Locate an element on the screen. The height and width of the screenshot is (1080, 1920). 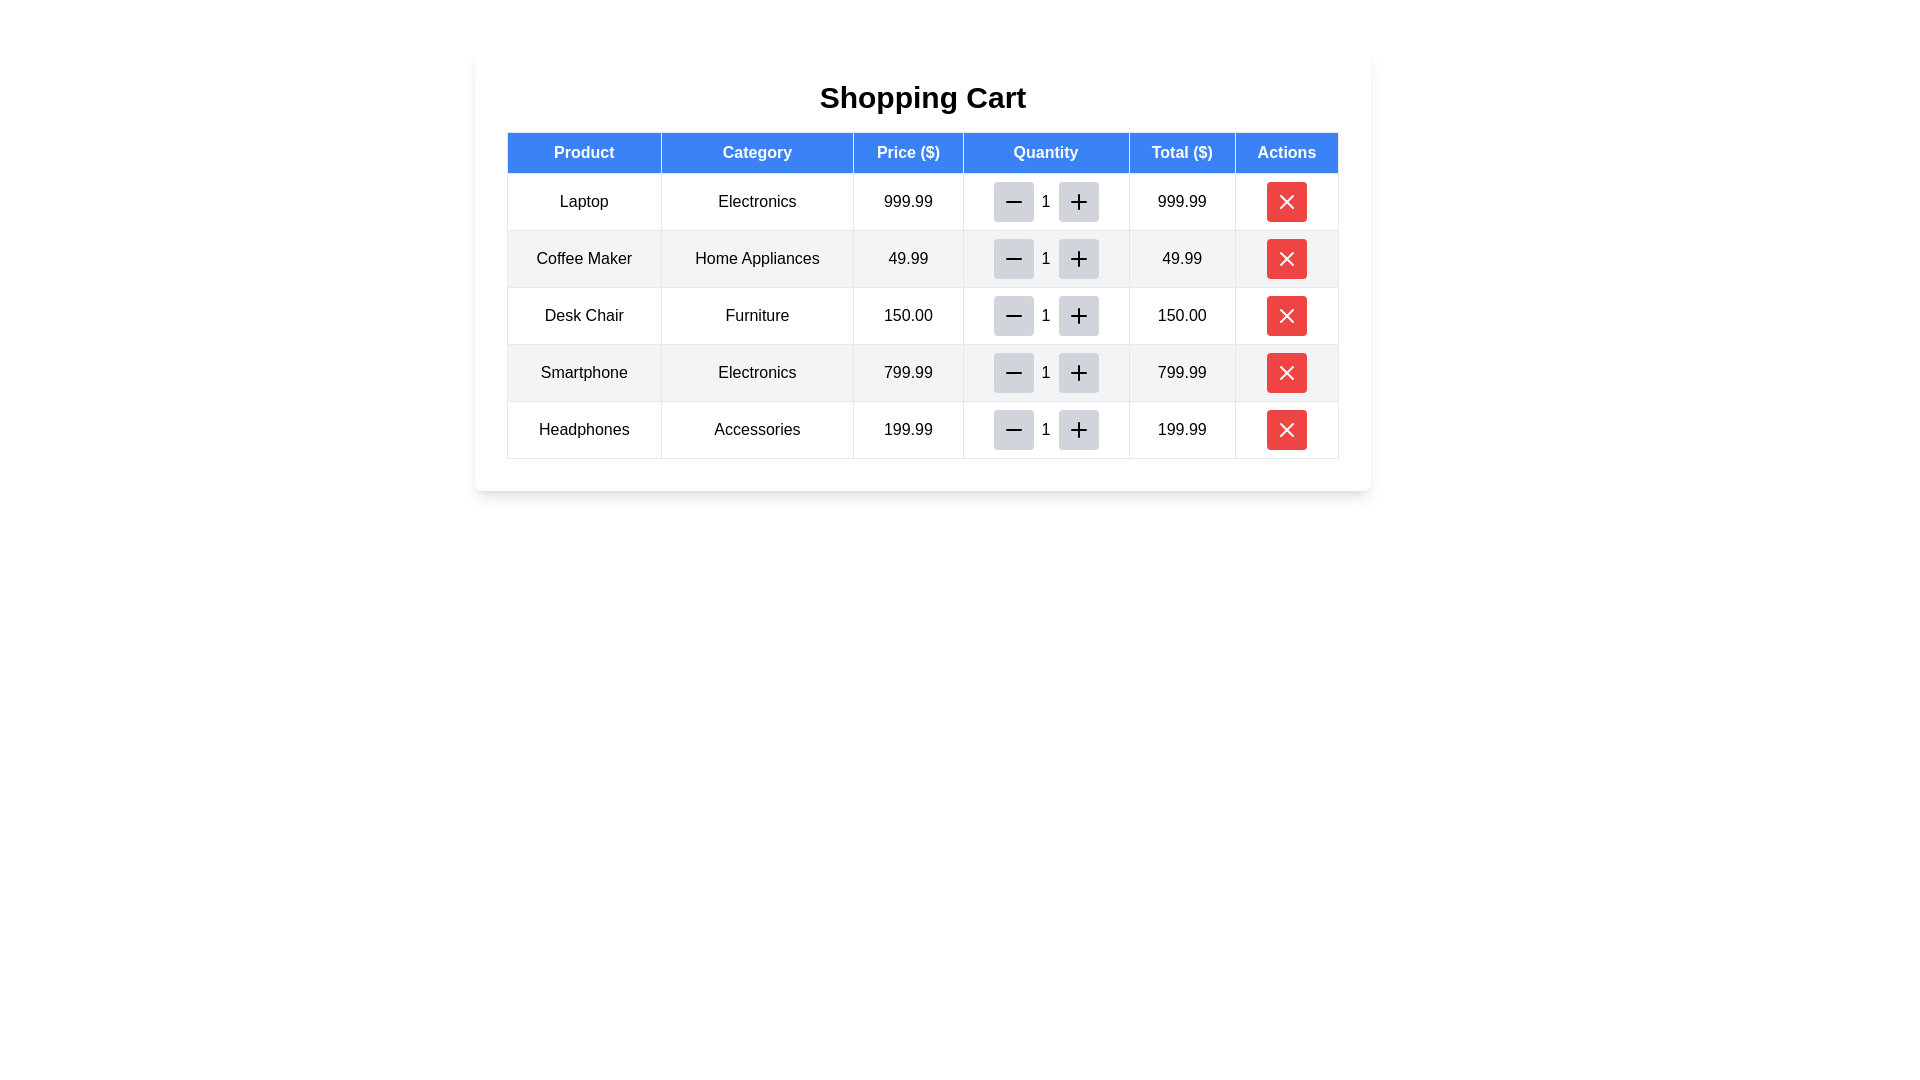
the static text label displaying 'Electronics' in the second column of the first row of the table under the 'Category' column, which is positioned to the right of the 'Laptop' cell is located at coordinates (756, 201).